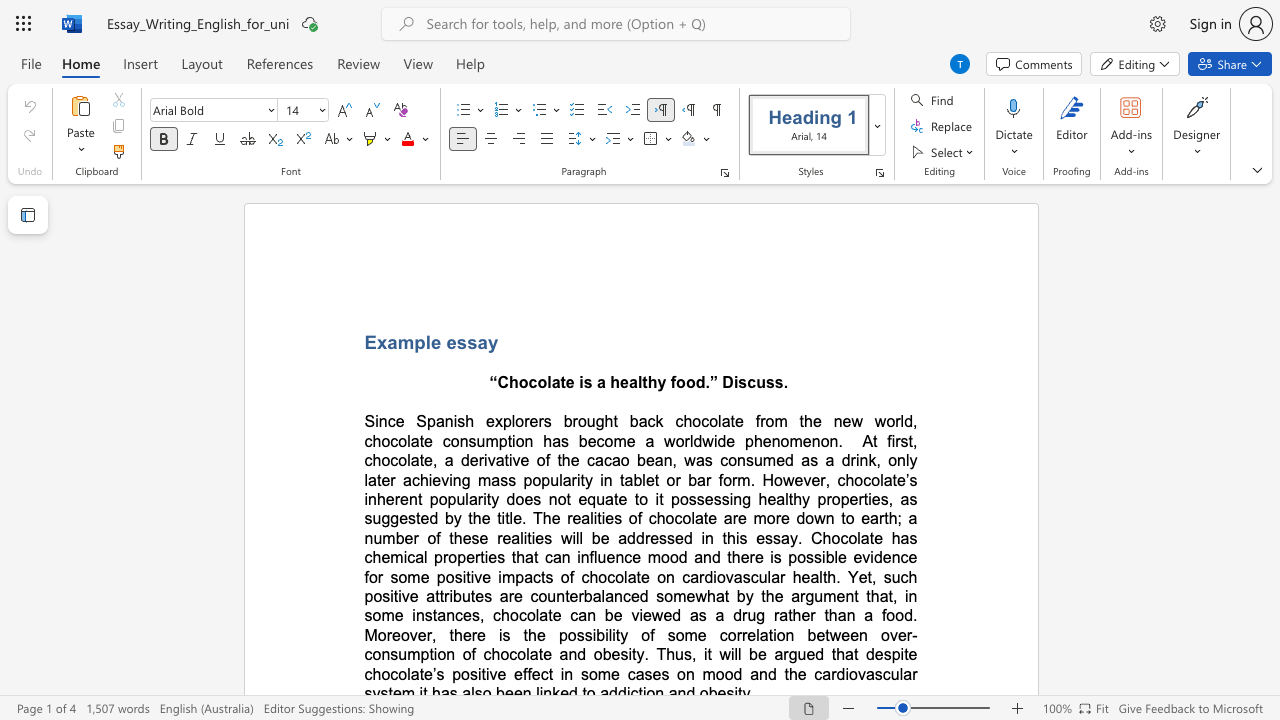 This screenshot has width=1280, height=720. I want to click on the space between the continuous character "i" and "n" in the text, so click(380, 420).